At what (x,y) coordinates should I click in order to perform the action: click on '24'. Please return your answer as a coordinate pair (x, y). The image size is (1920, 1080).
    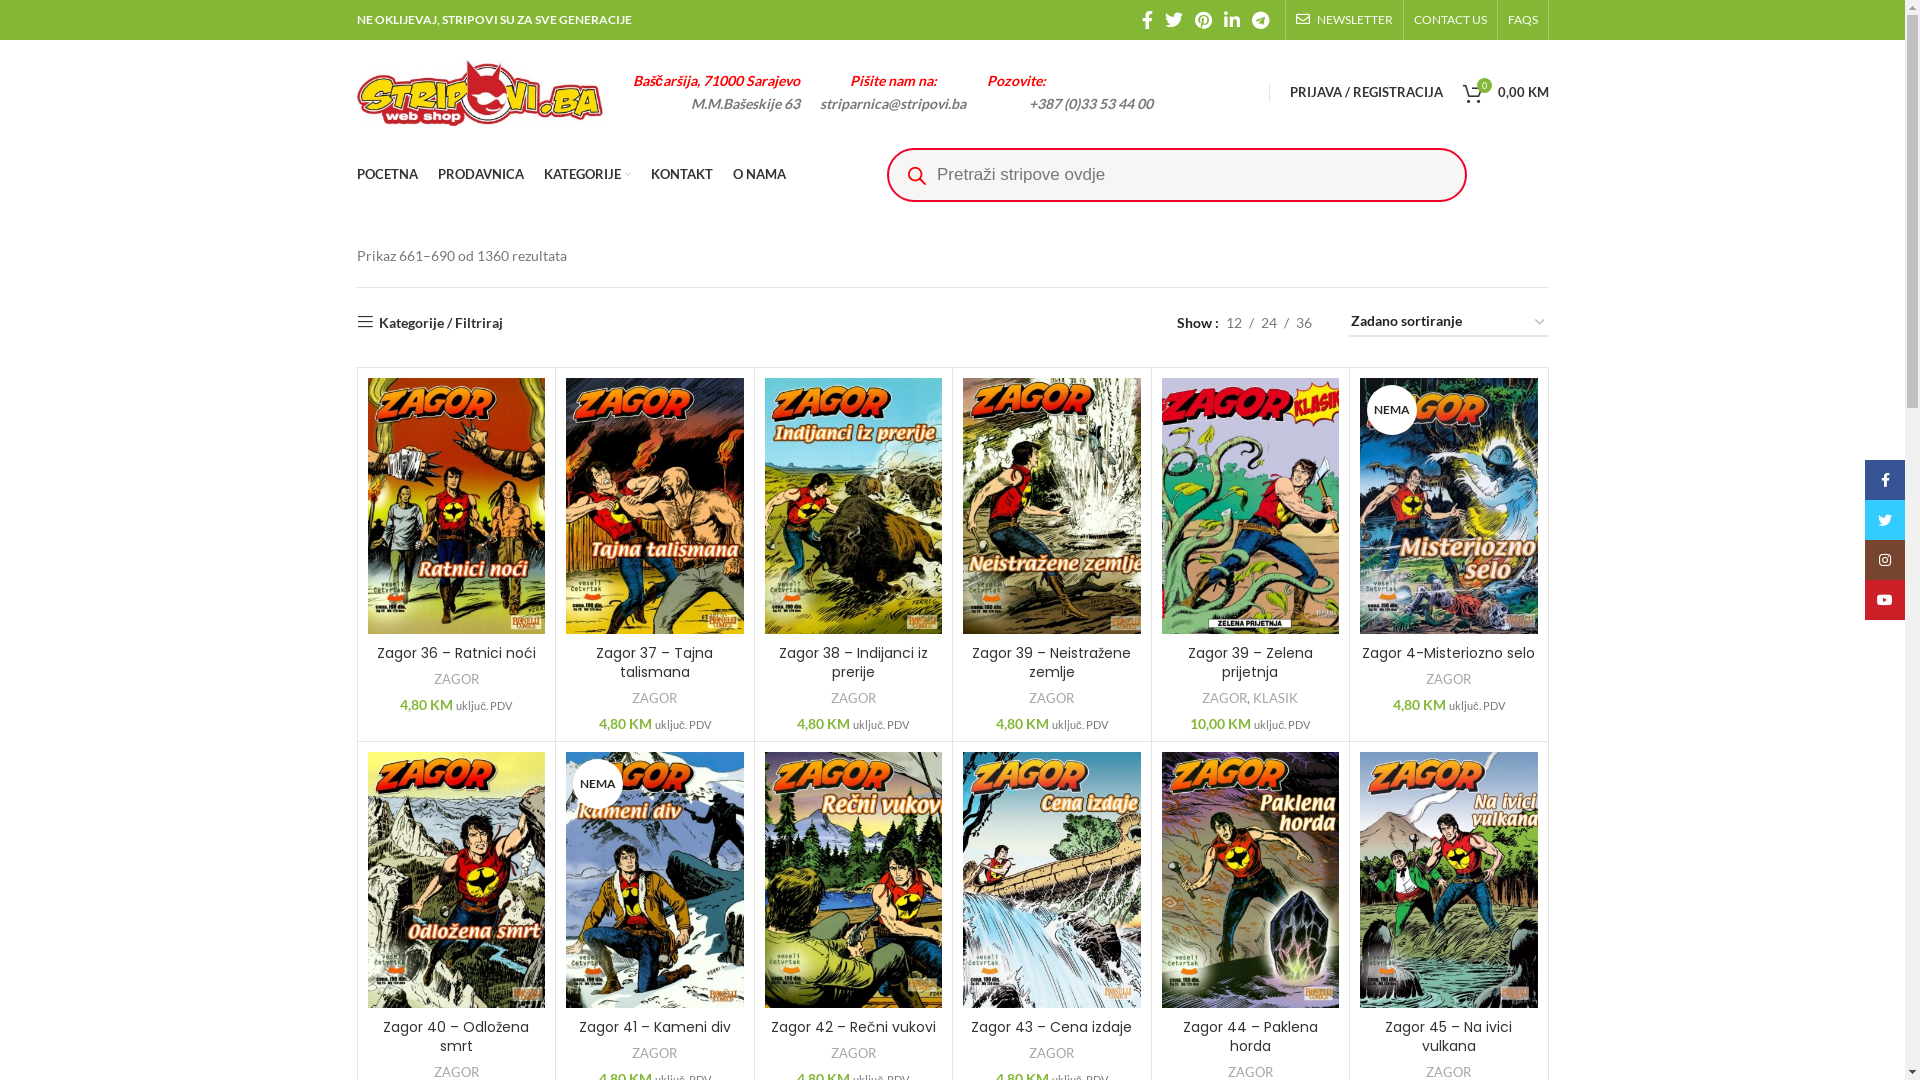
    Looking at the image, I should click on (1267, 322).